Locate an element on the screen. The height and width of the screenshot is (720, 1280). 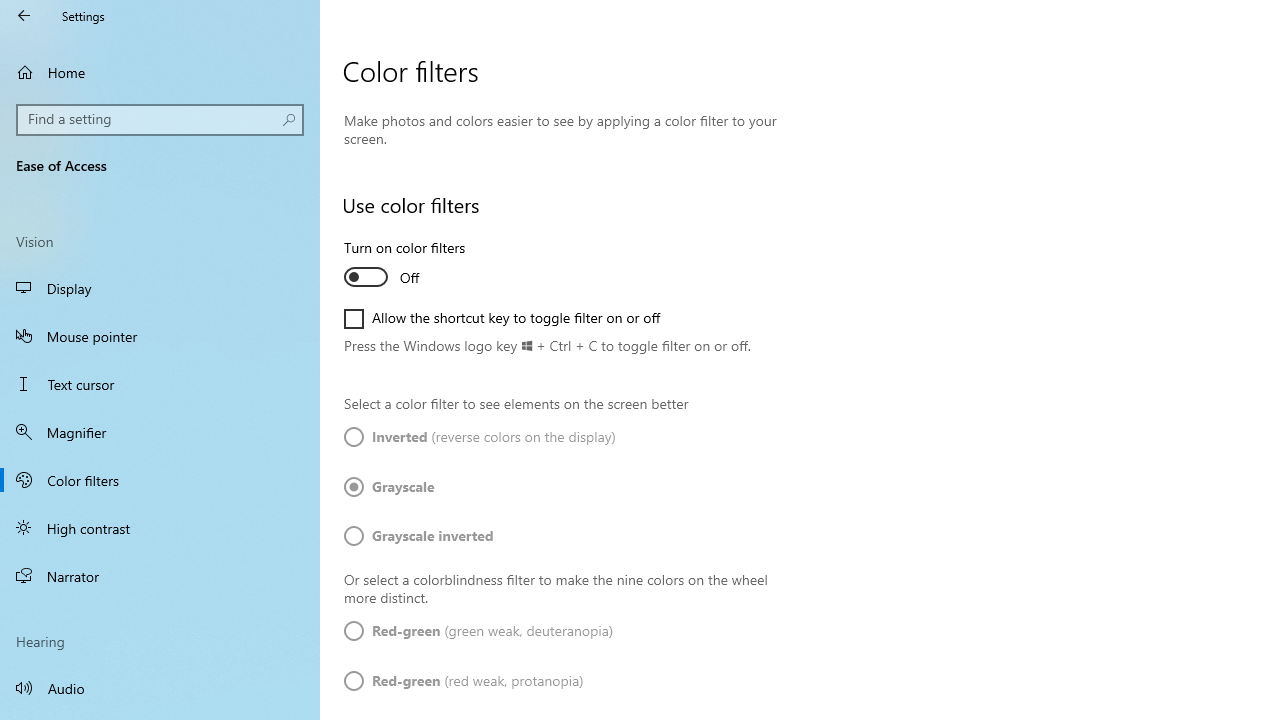
'Allow the shortcut key to toggle filter on or off' is located at coordinates (502, 317).